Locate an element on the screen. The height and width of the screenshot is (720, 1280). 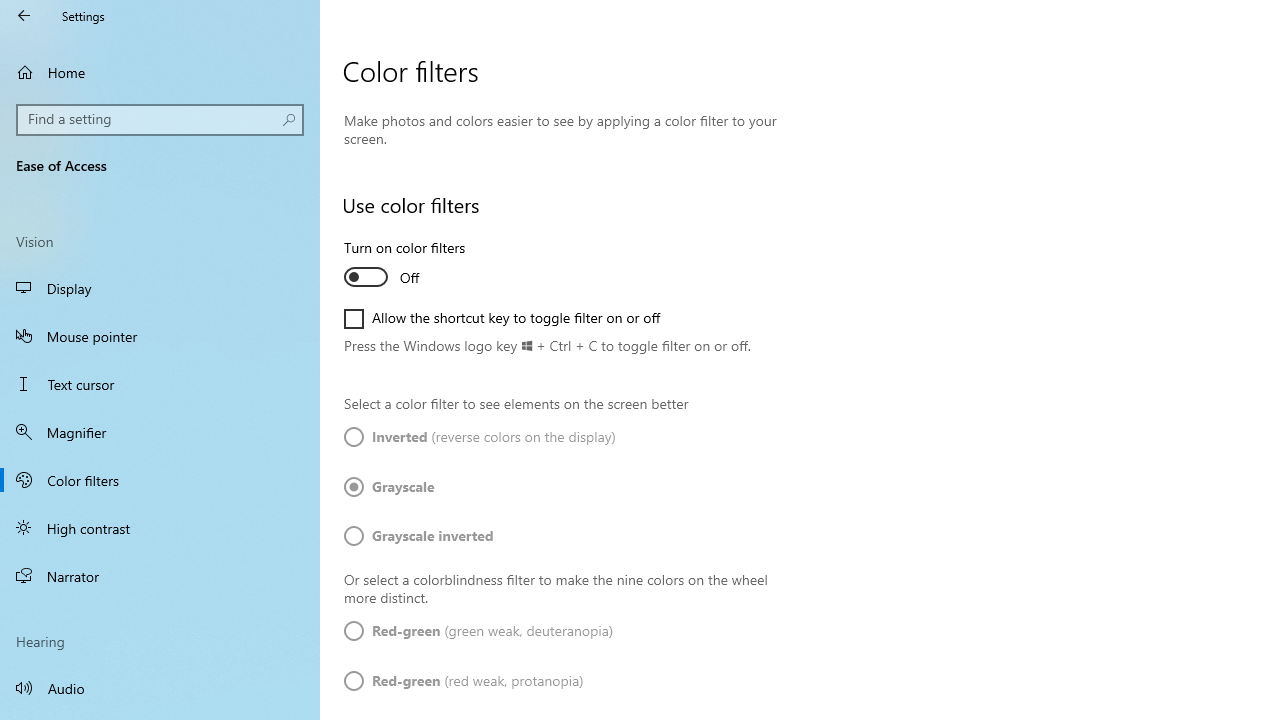
'Allow the shortcut key to toggle filter on or off' is located at coordinates (502, 317).